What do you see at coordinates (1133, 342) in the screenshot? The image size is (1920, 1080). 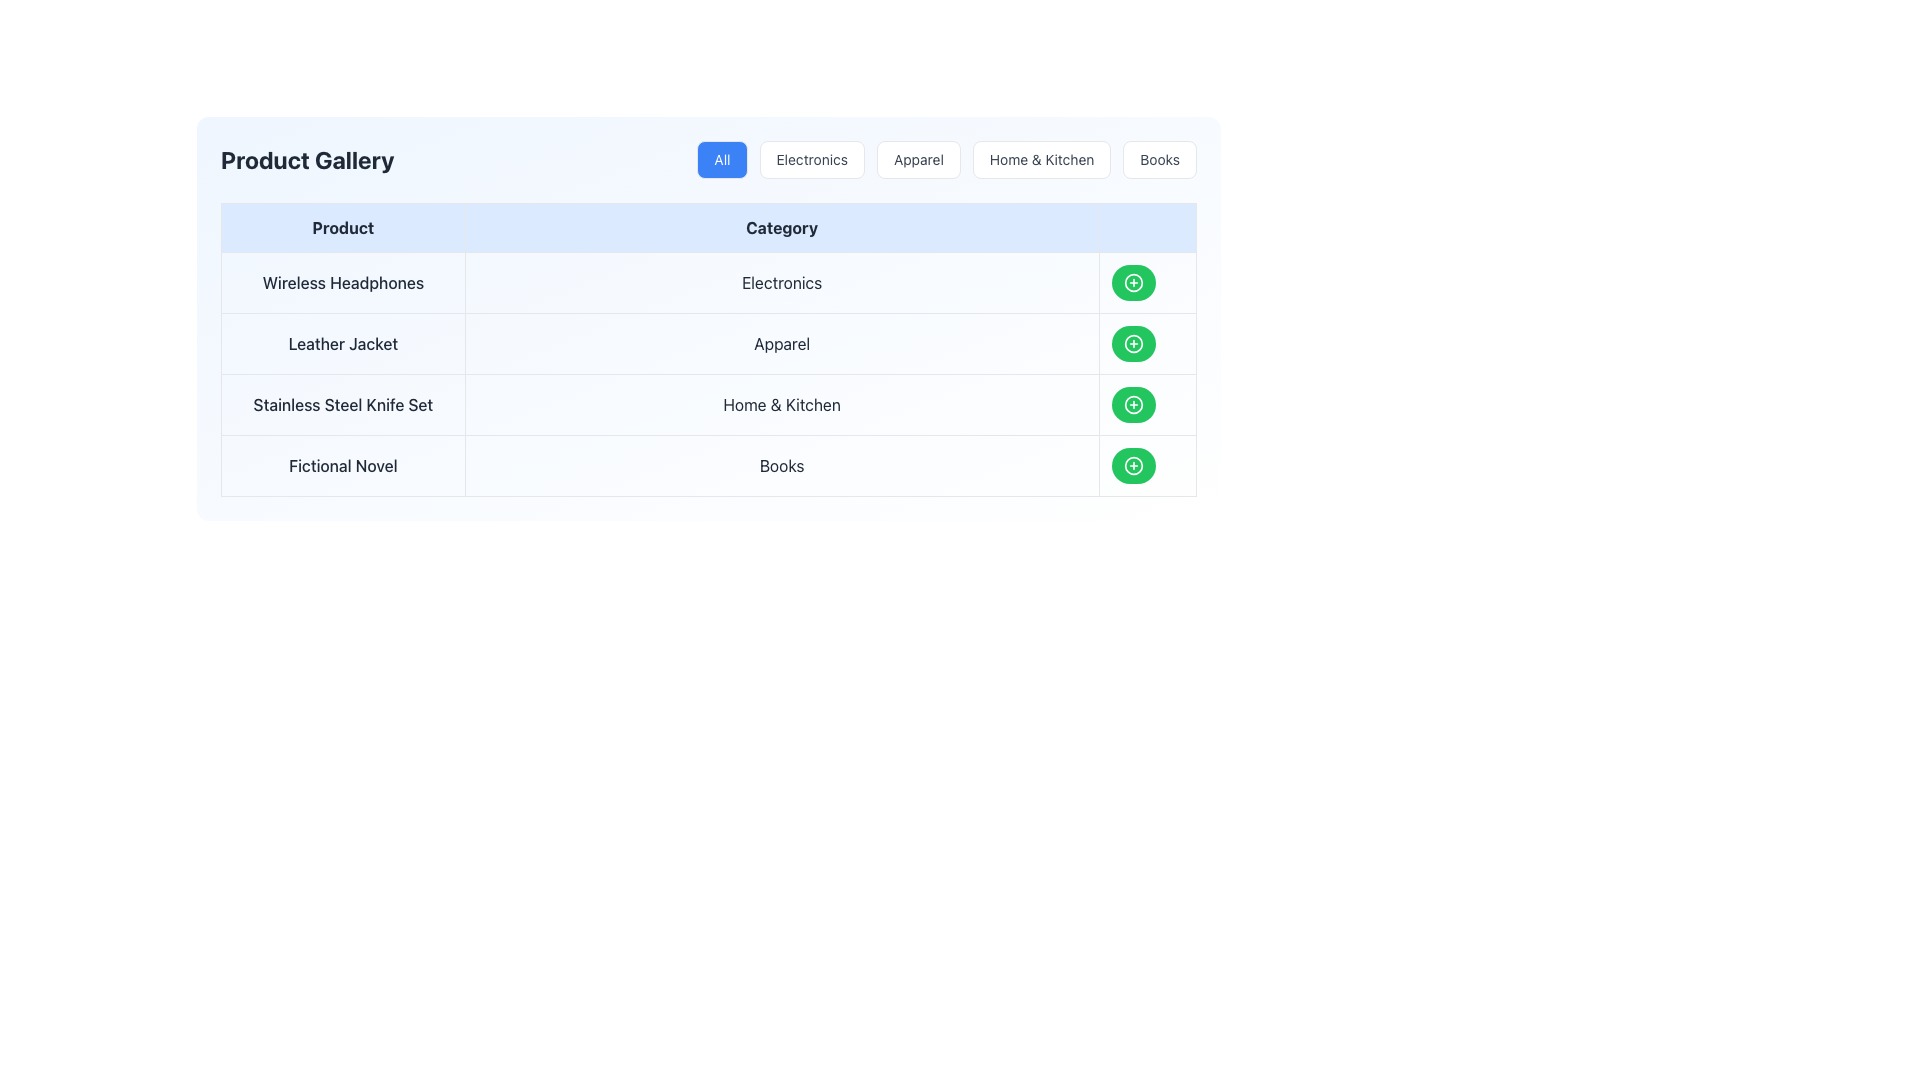 I see `the circular green button with a white plus sign located in the second row under the 'Category' column adjacent to 'Apparel'` at bounding box center [1133, 342].